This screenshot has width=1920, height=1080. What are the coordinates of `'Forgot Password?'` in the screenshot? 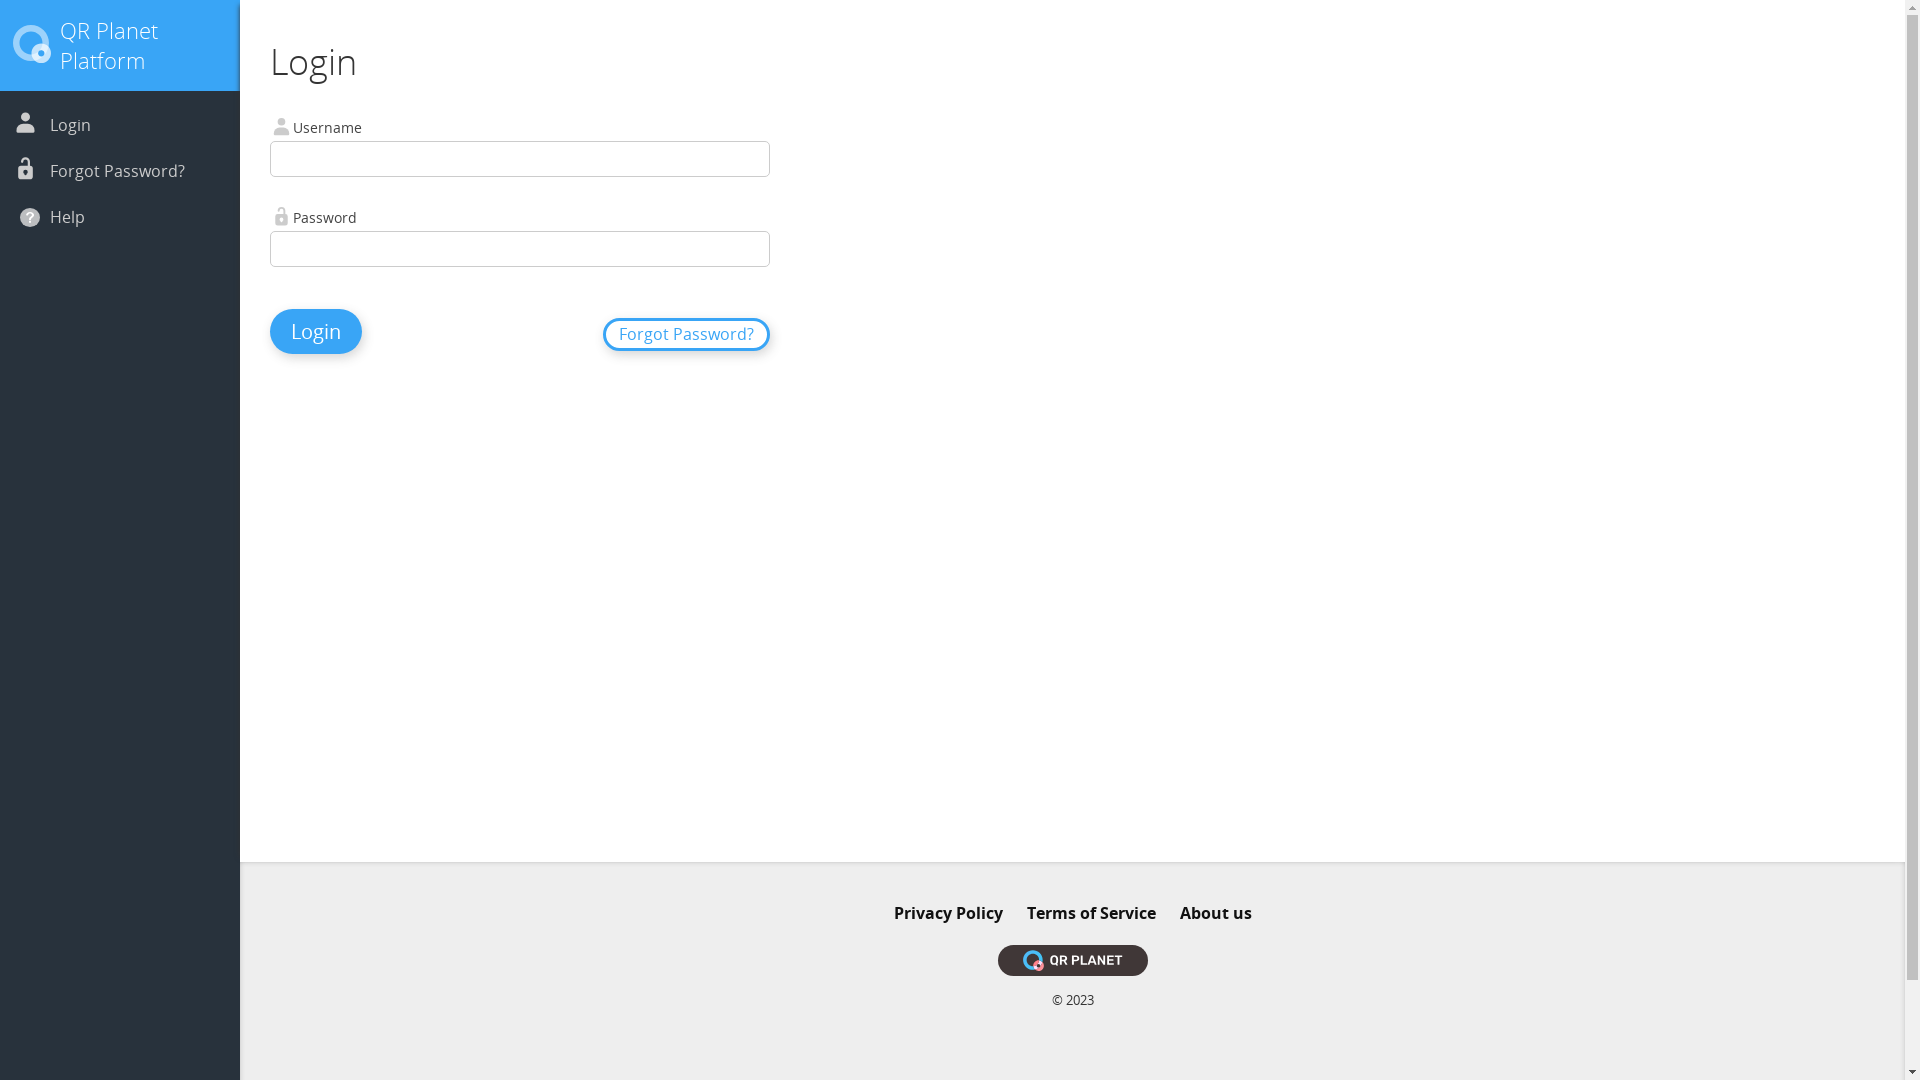 It's located at (686, 333).